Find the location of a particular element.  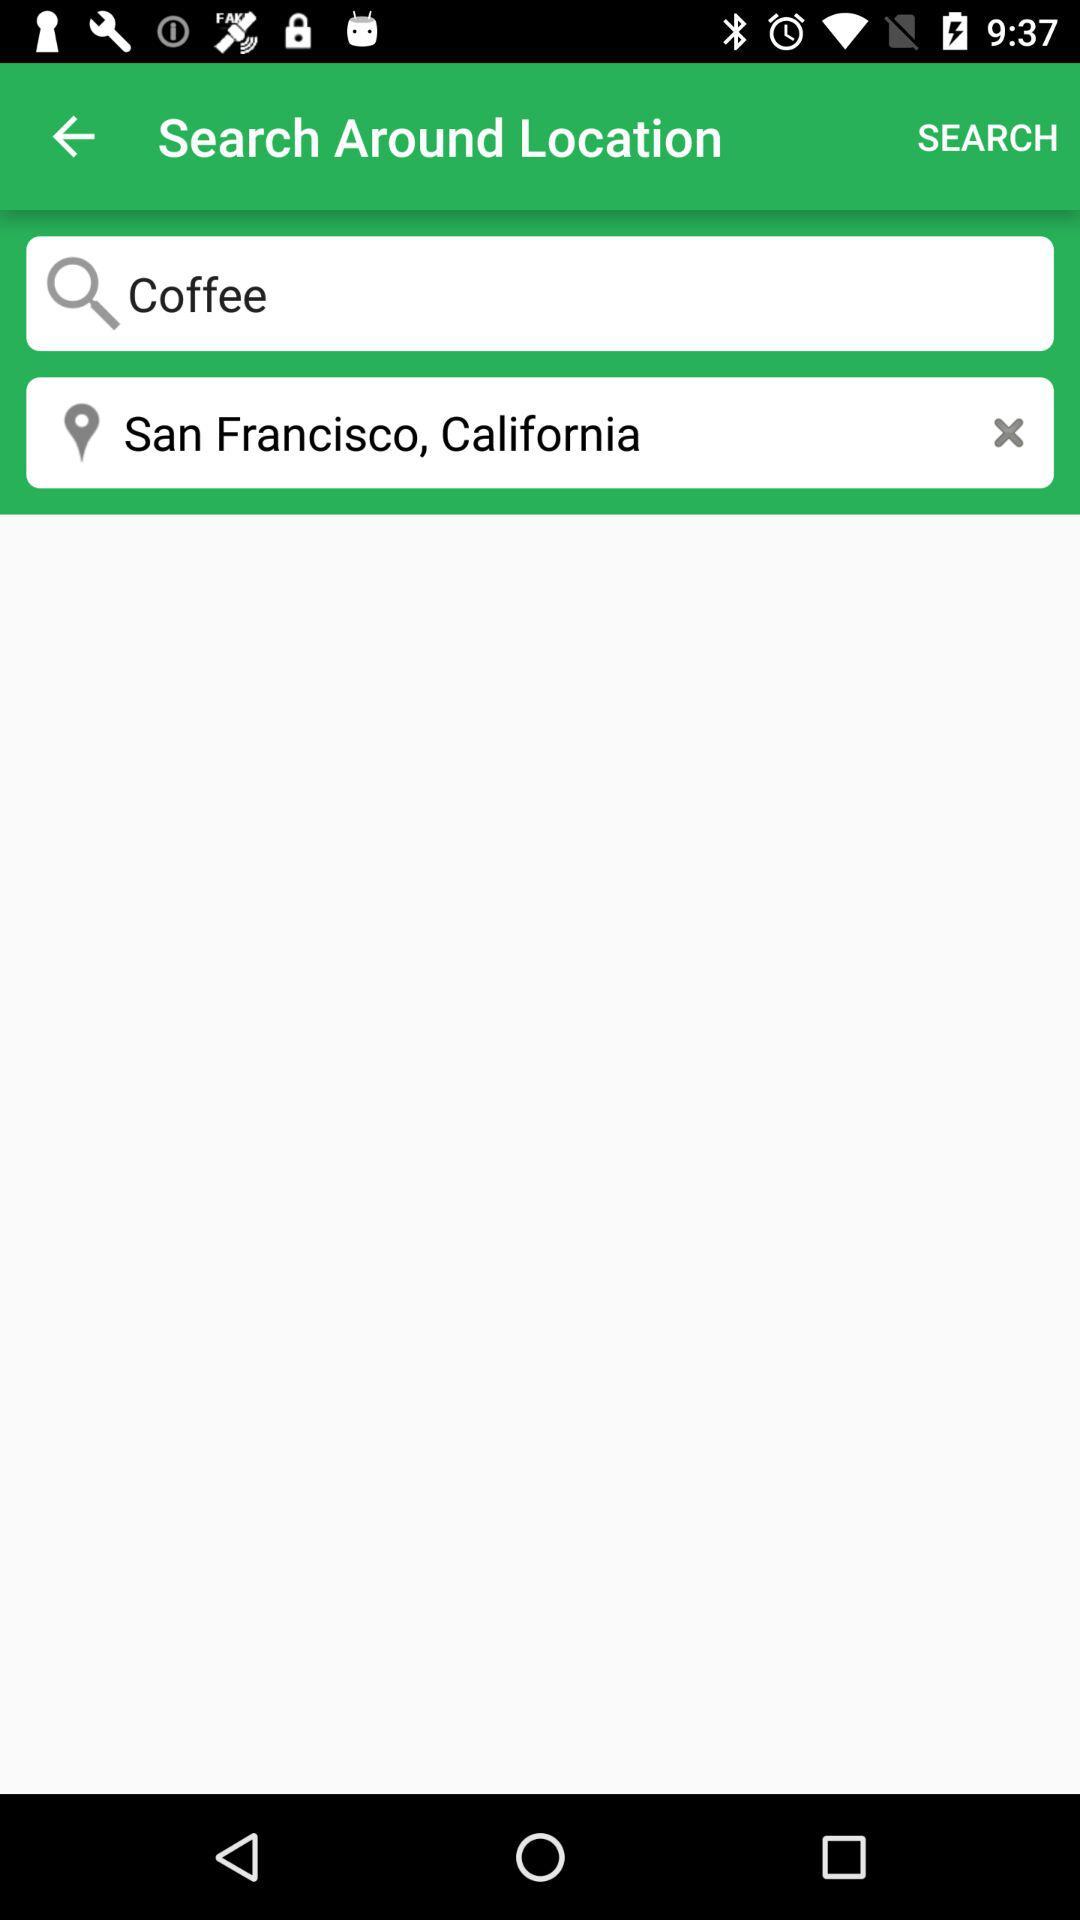

the icon below the coffee icon is located at coordinates (540, 431).